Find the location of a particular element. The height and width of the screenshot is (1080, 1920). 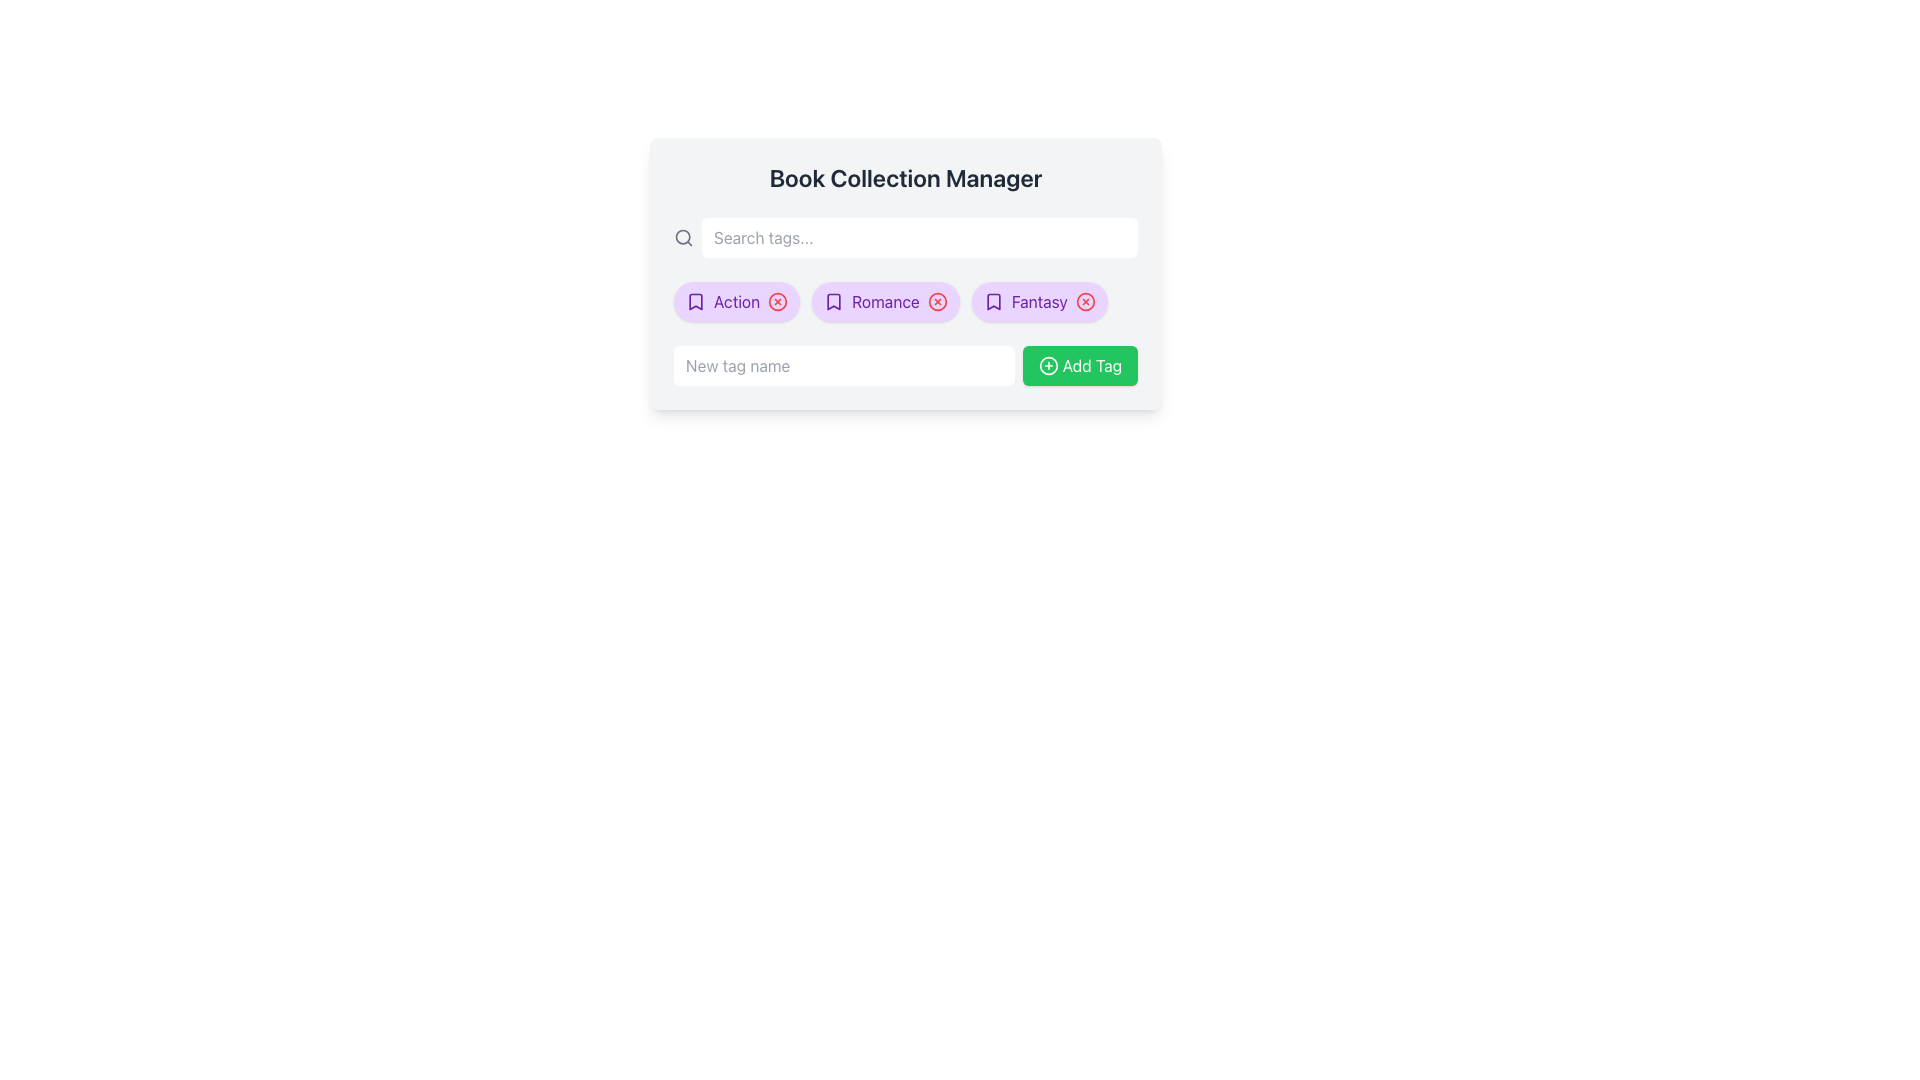

the pill-shaped tag labeled 'Action' with a purple background is located at coordinates (736, 301).